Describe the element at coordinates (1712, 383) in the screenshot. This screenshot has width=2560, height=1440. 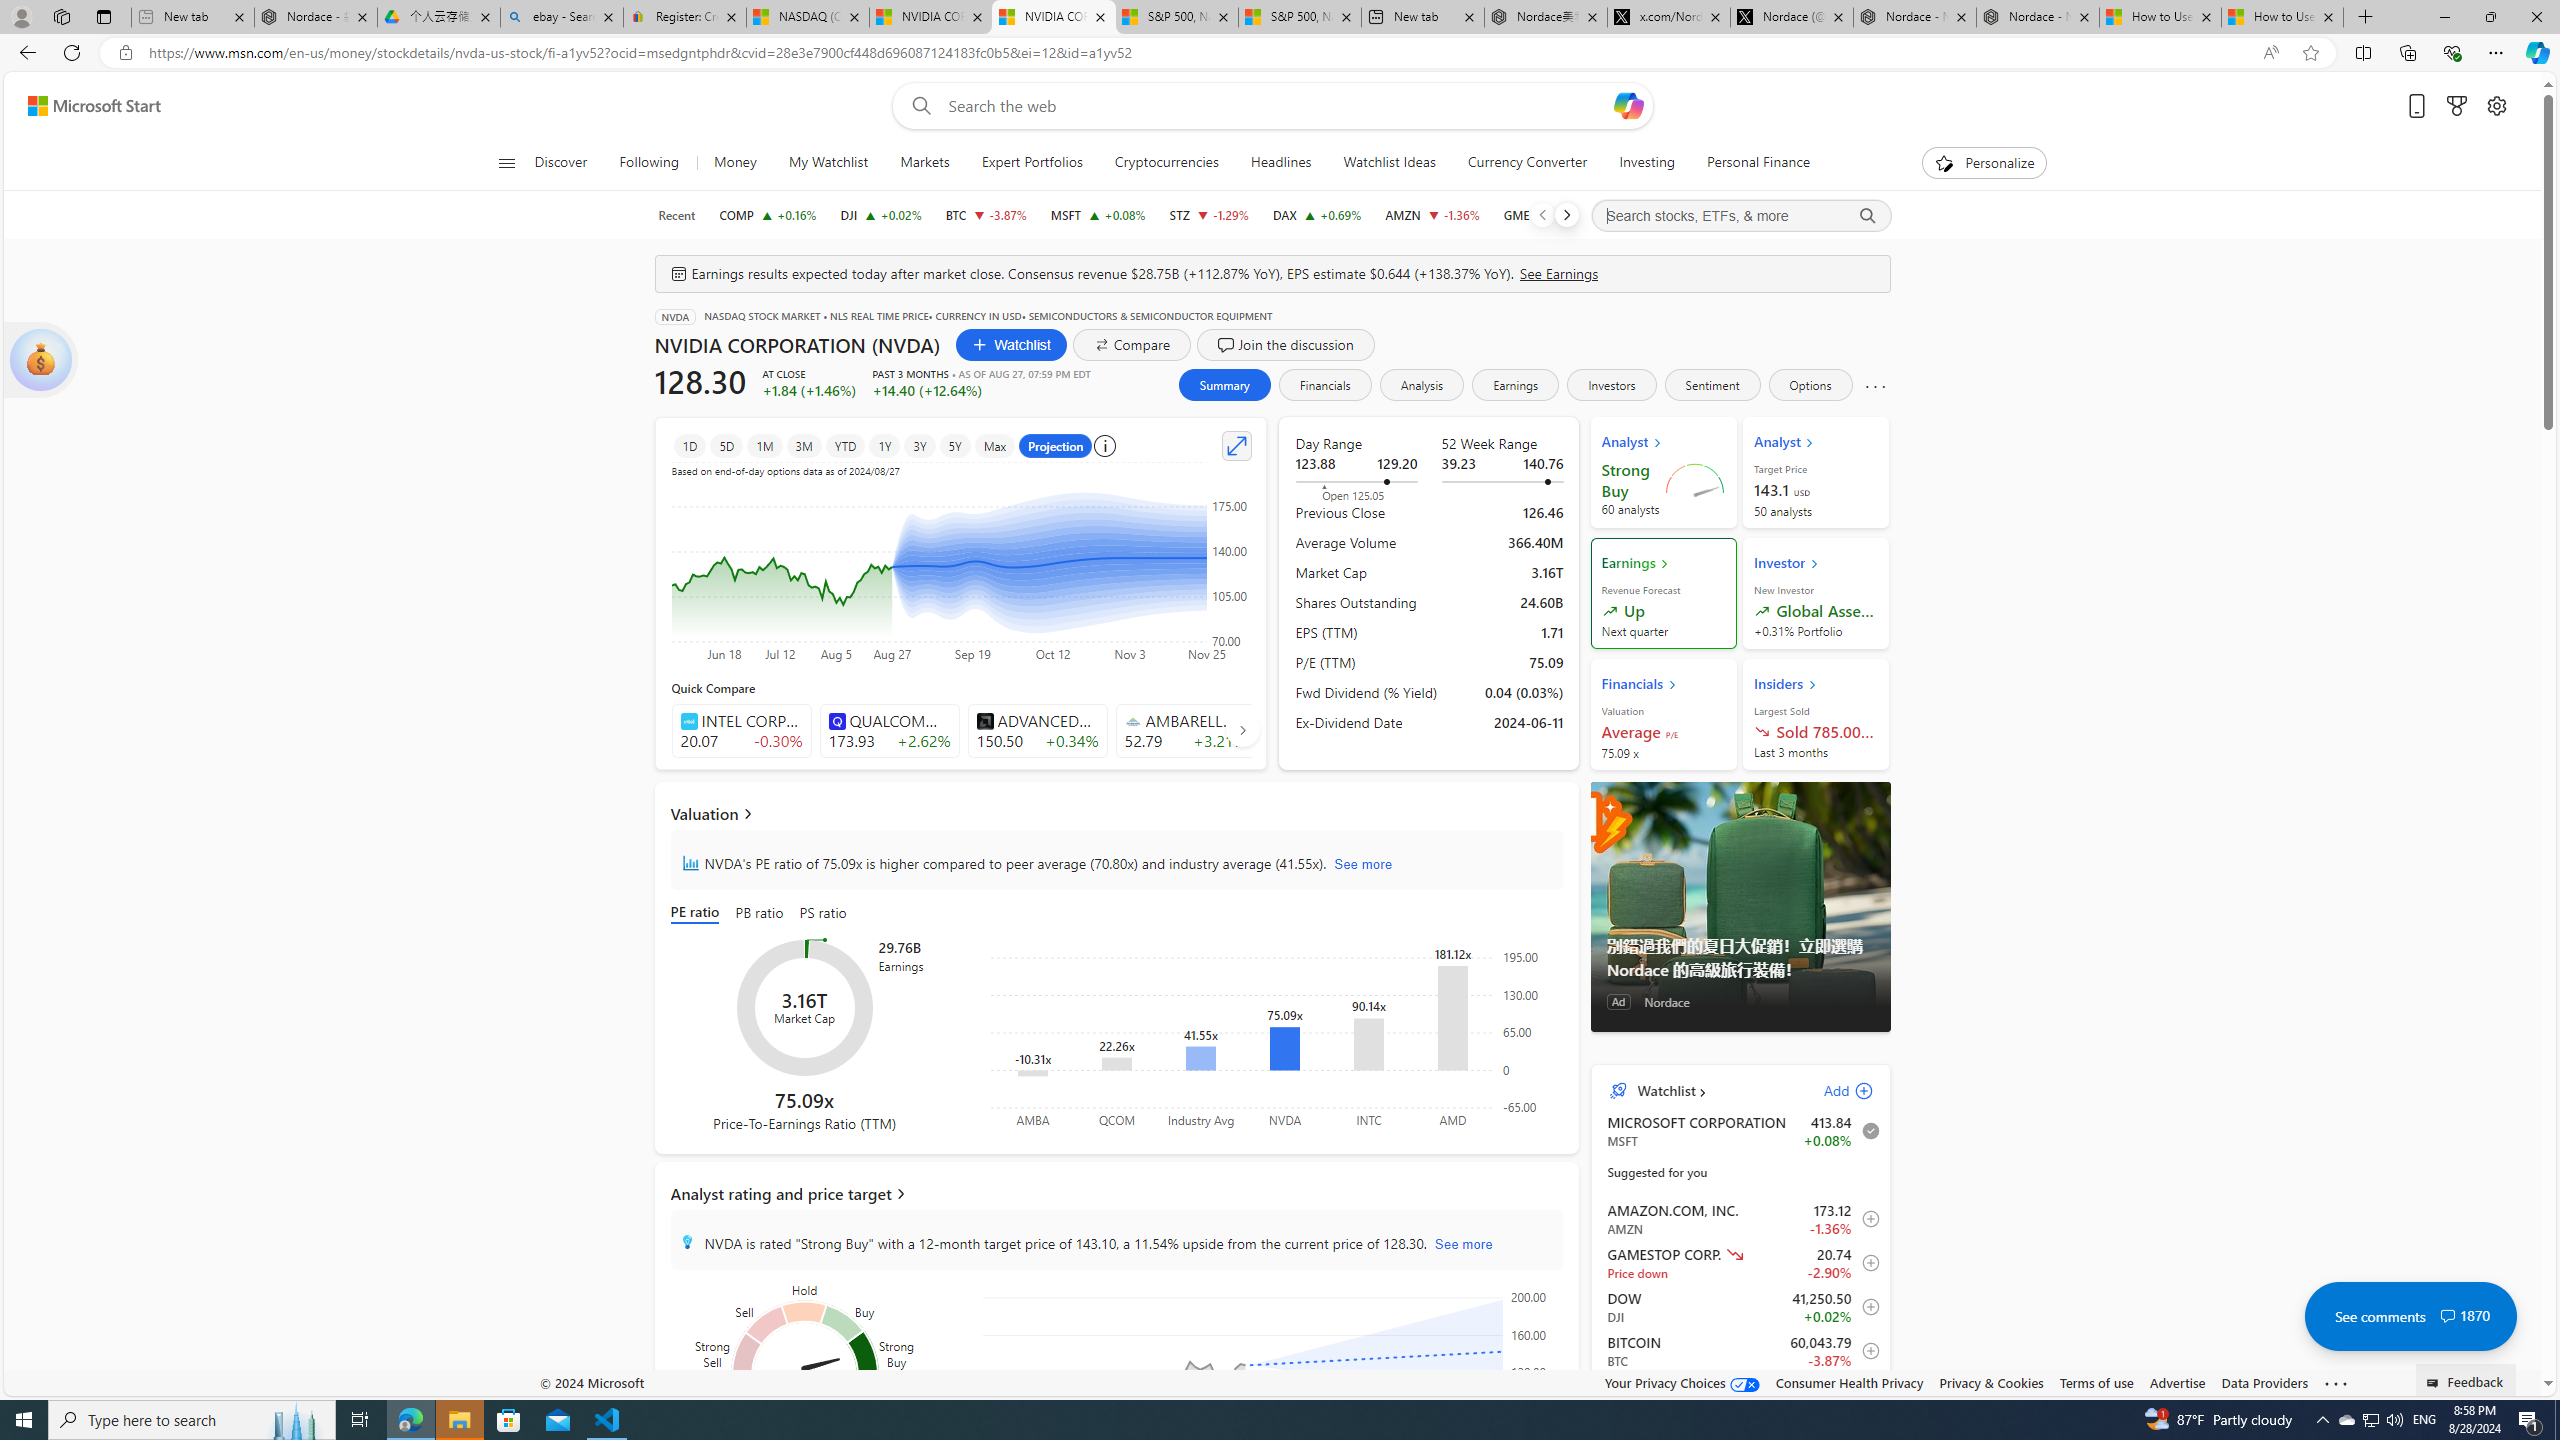
I see `'Sentiment'` at that location.